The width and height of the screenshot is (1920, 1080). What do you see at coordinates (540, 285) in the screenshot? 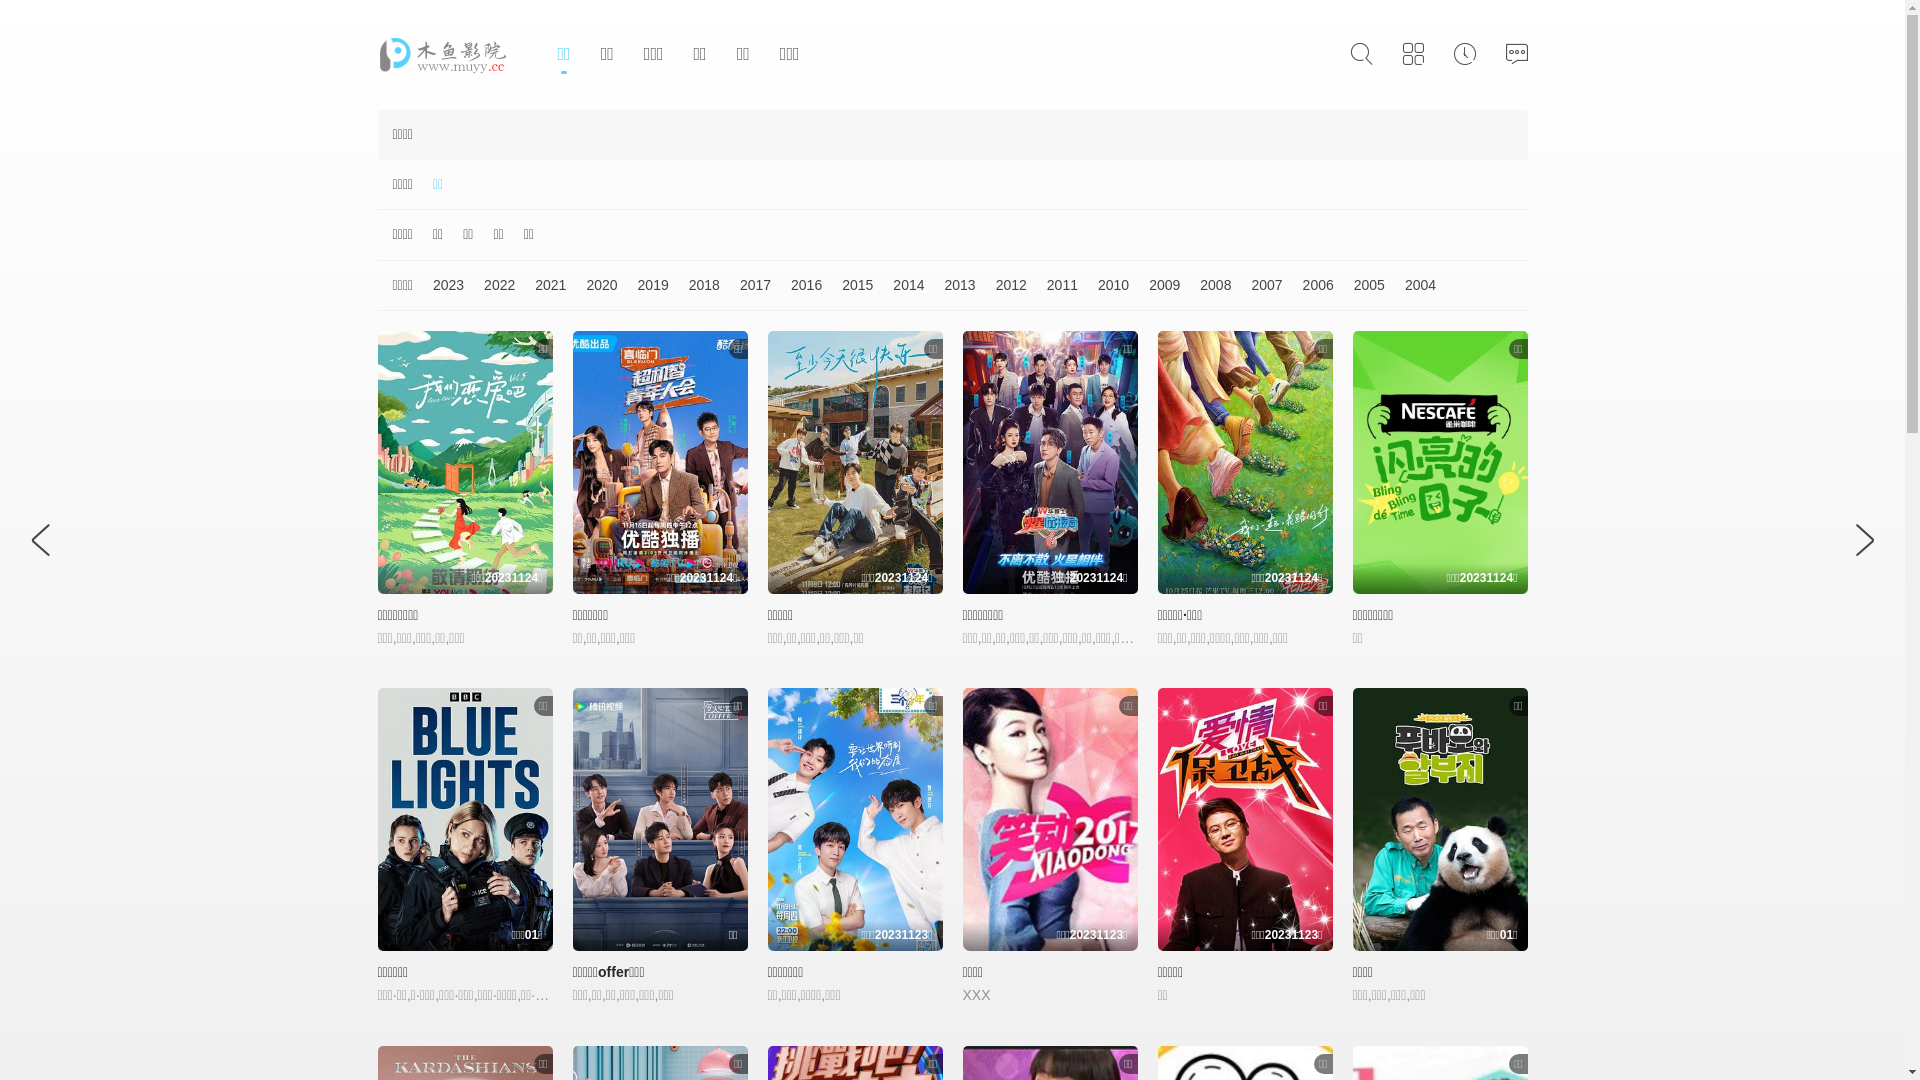
I see `'2021'` at bounding box center [540, 285].